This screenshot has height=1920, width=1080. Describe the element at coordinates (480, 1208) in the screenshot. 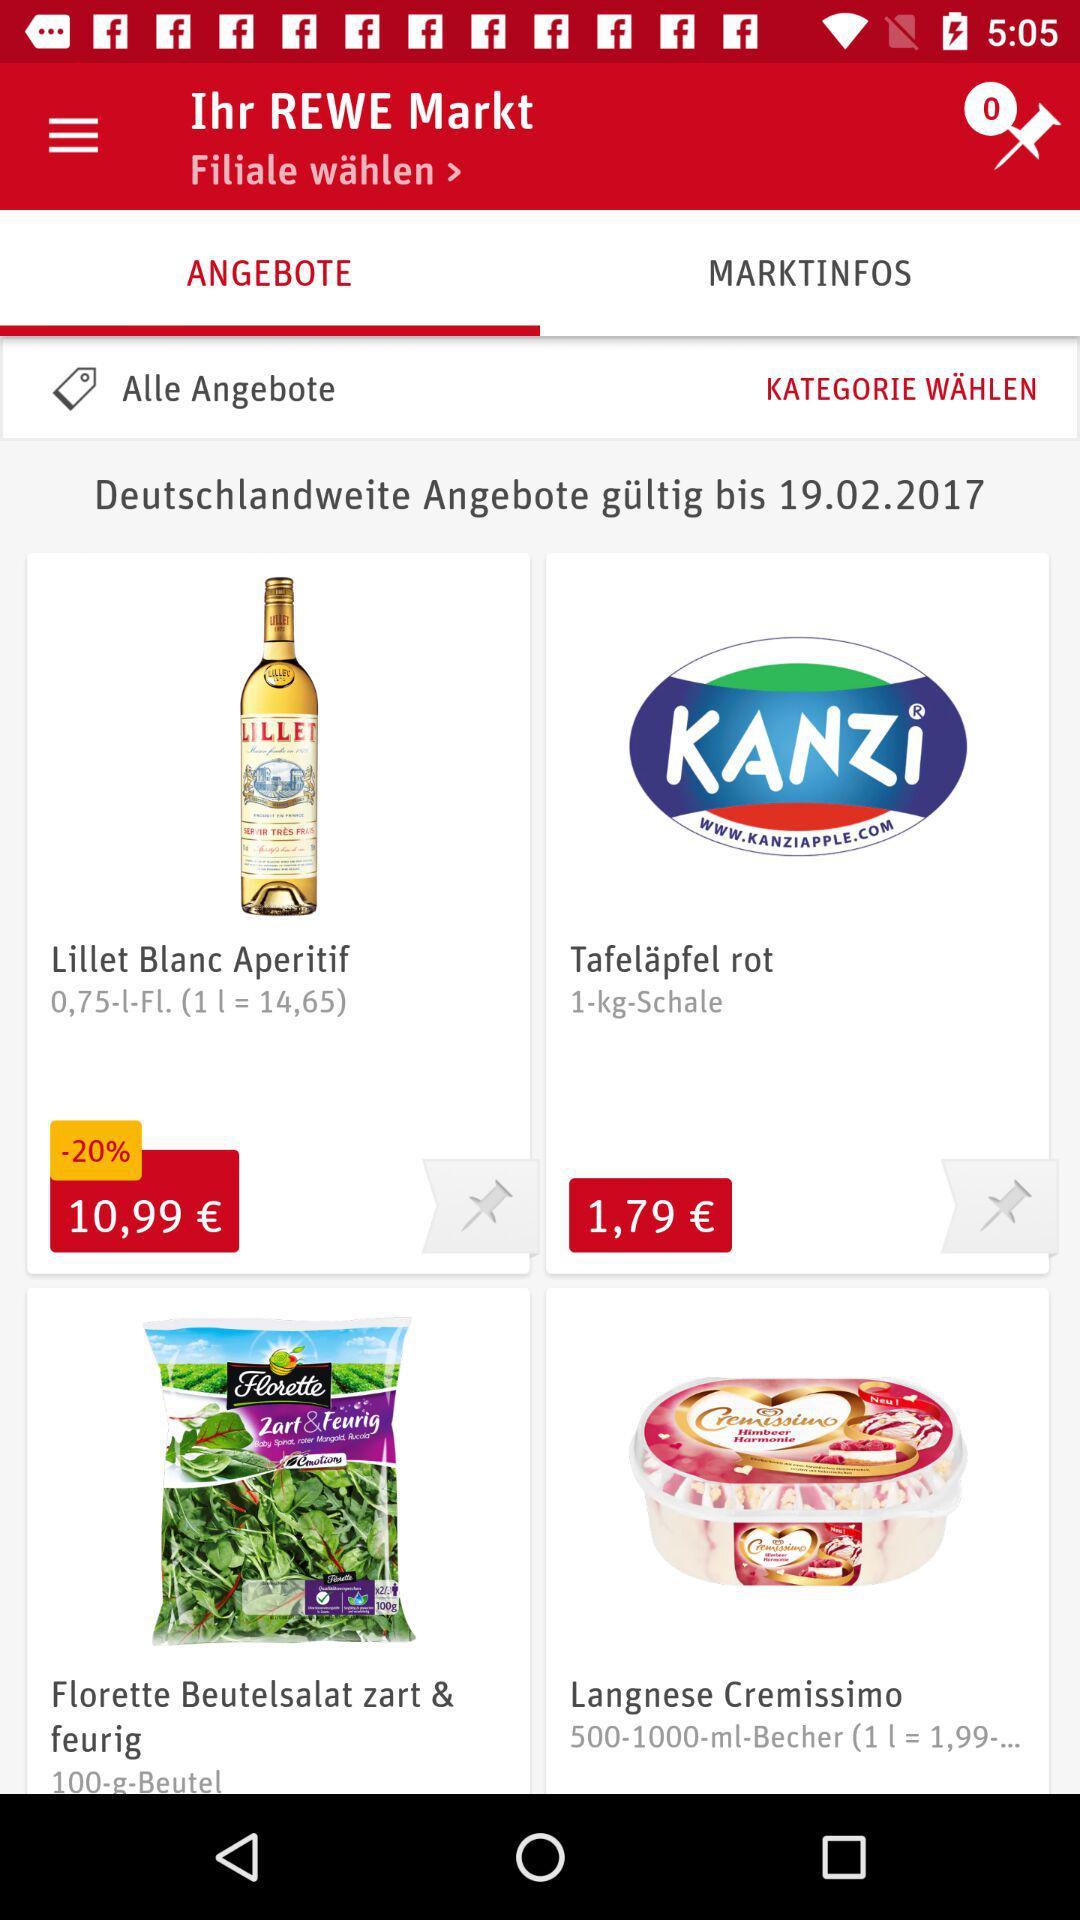

I see `this item` at that location.